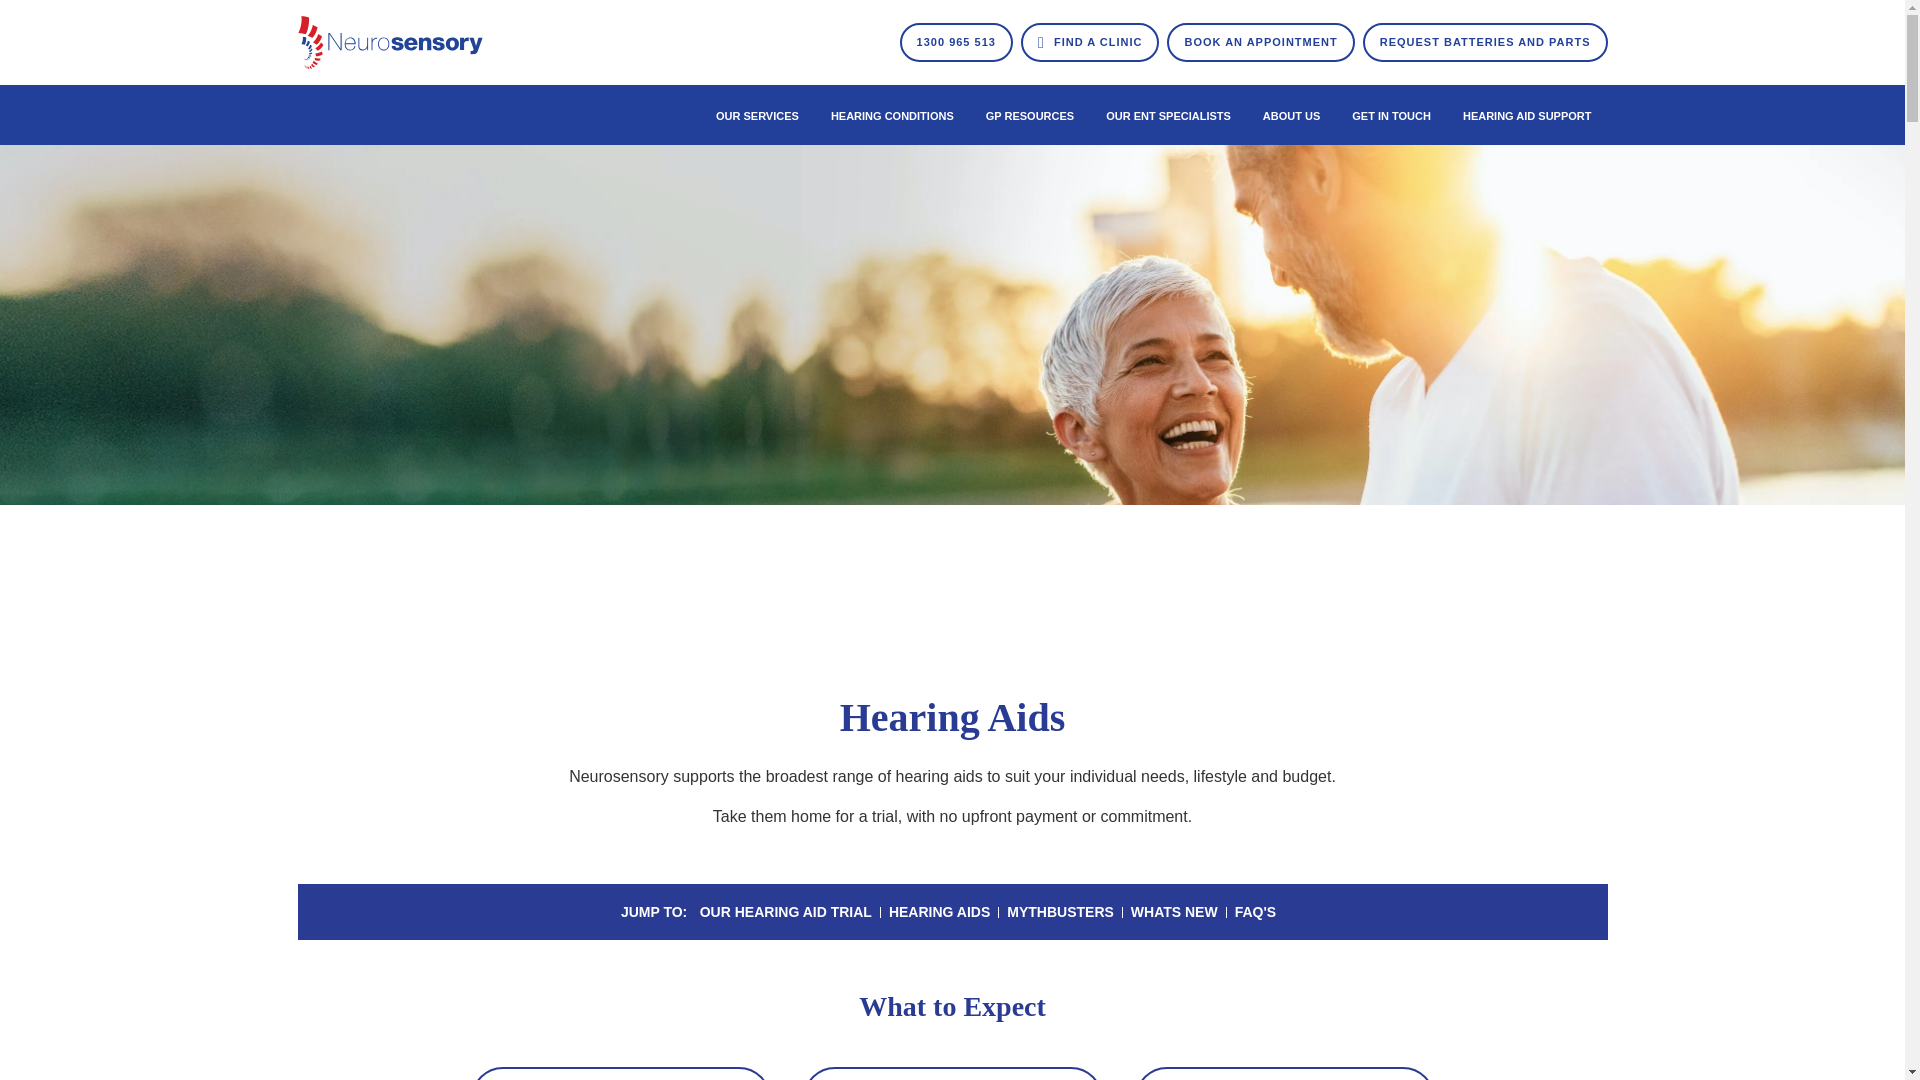 This screenshot has height=1080, width=1920. Describe the element at coordinates (887, 912) in the screenshot. I see `'HEARING AIDS'` at that location.